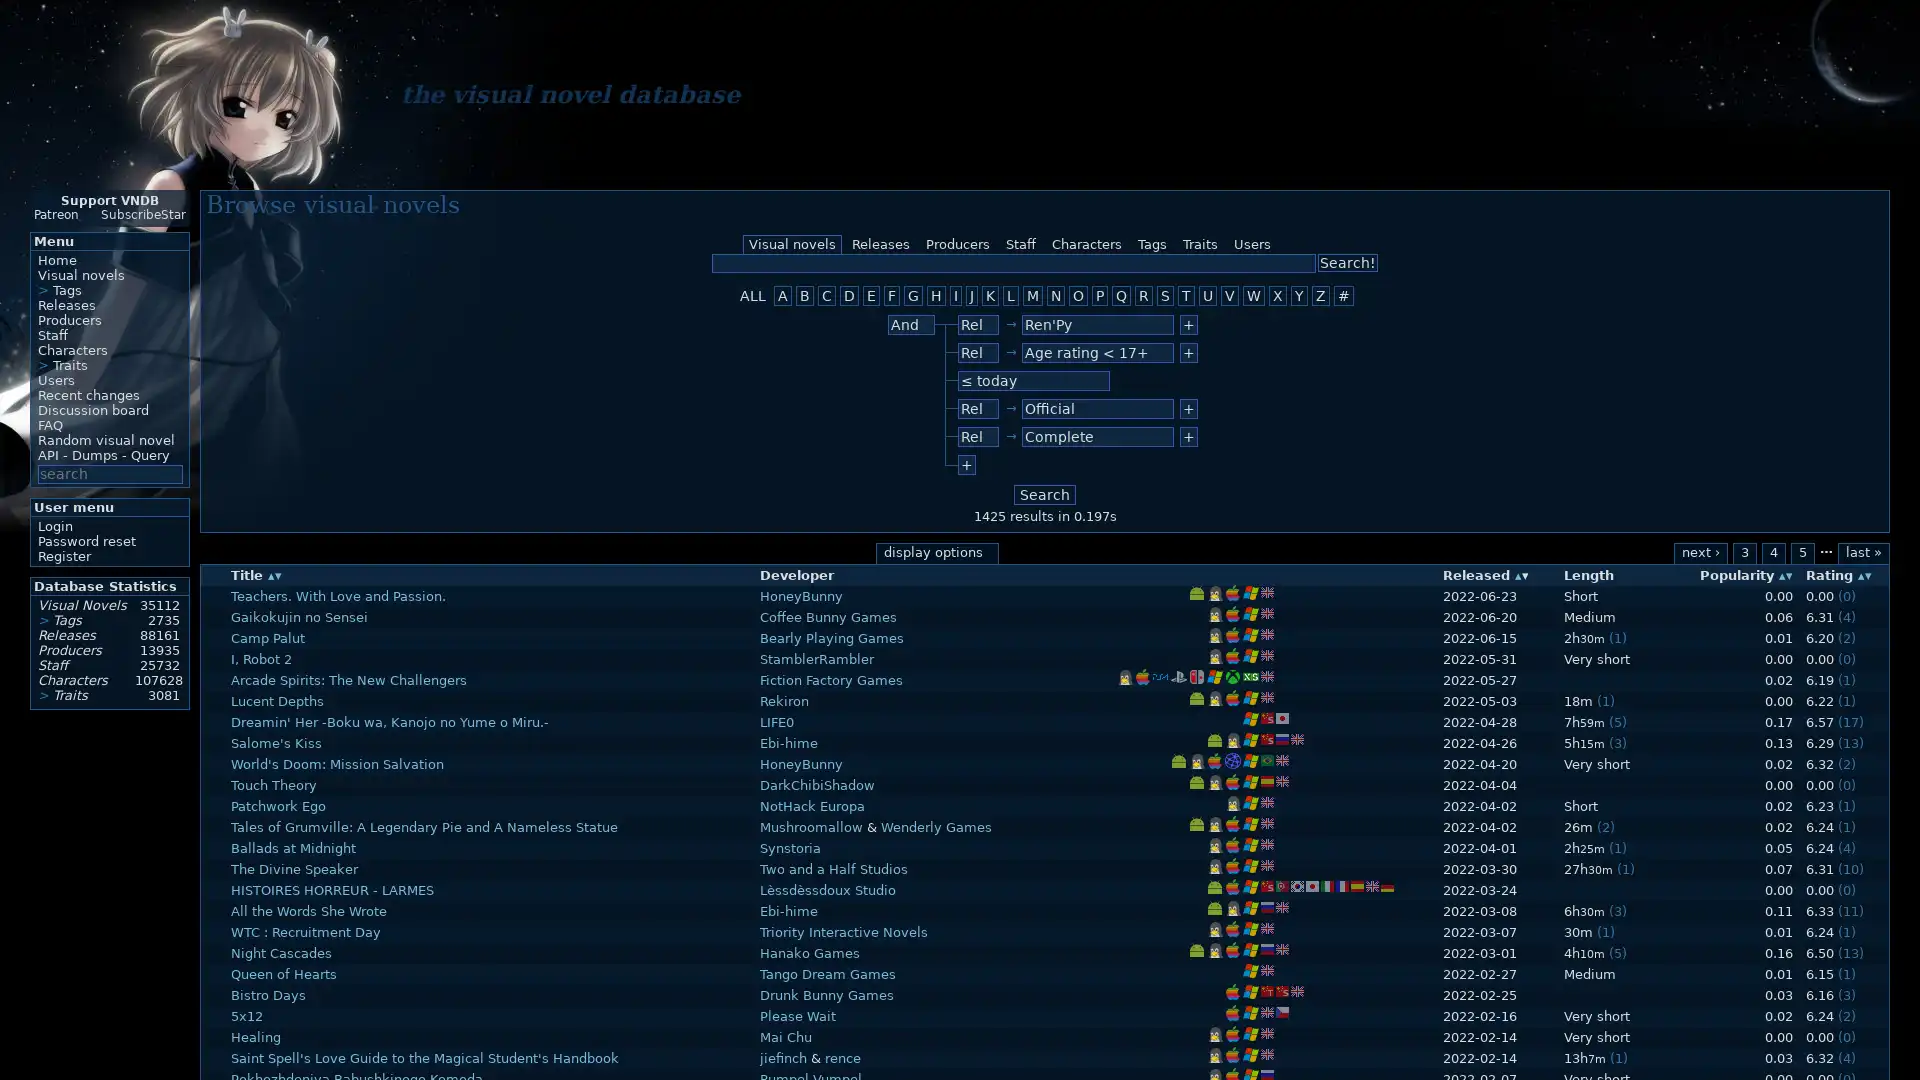 Image resolution: width=1920 pixels, height=1080 pixels. Describe the element at coordinates (1276, 296) in the screenshot. I see `X` at that location.